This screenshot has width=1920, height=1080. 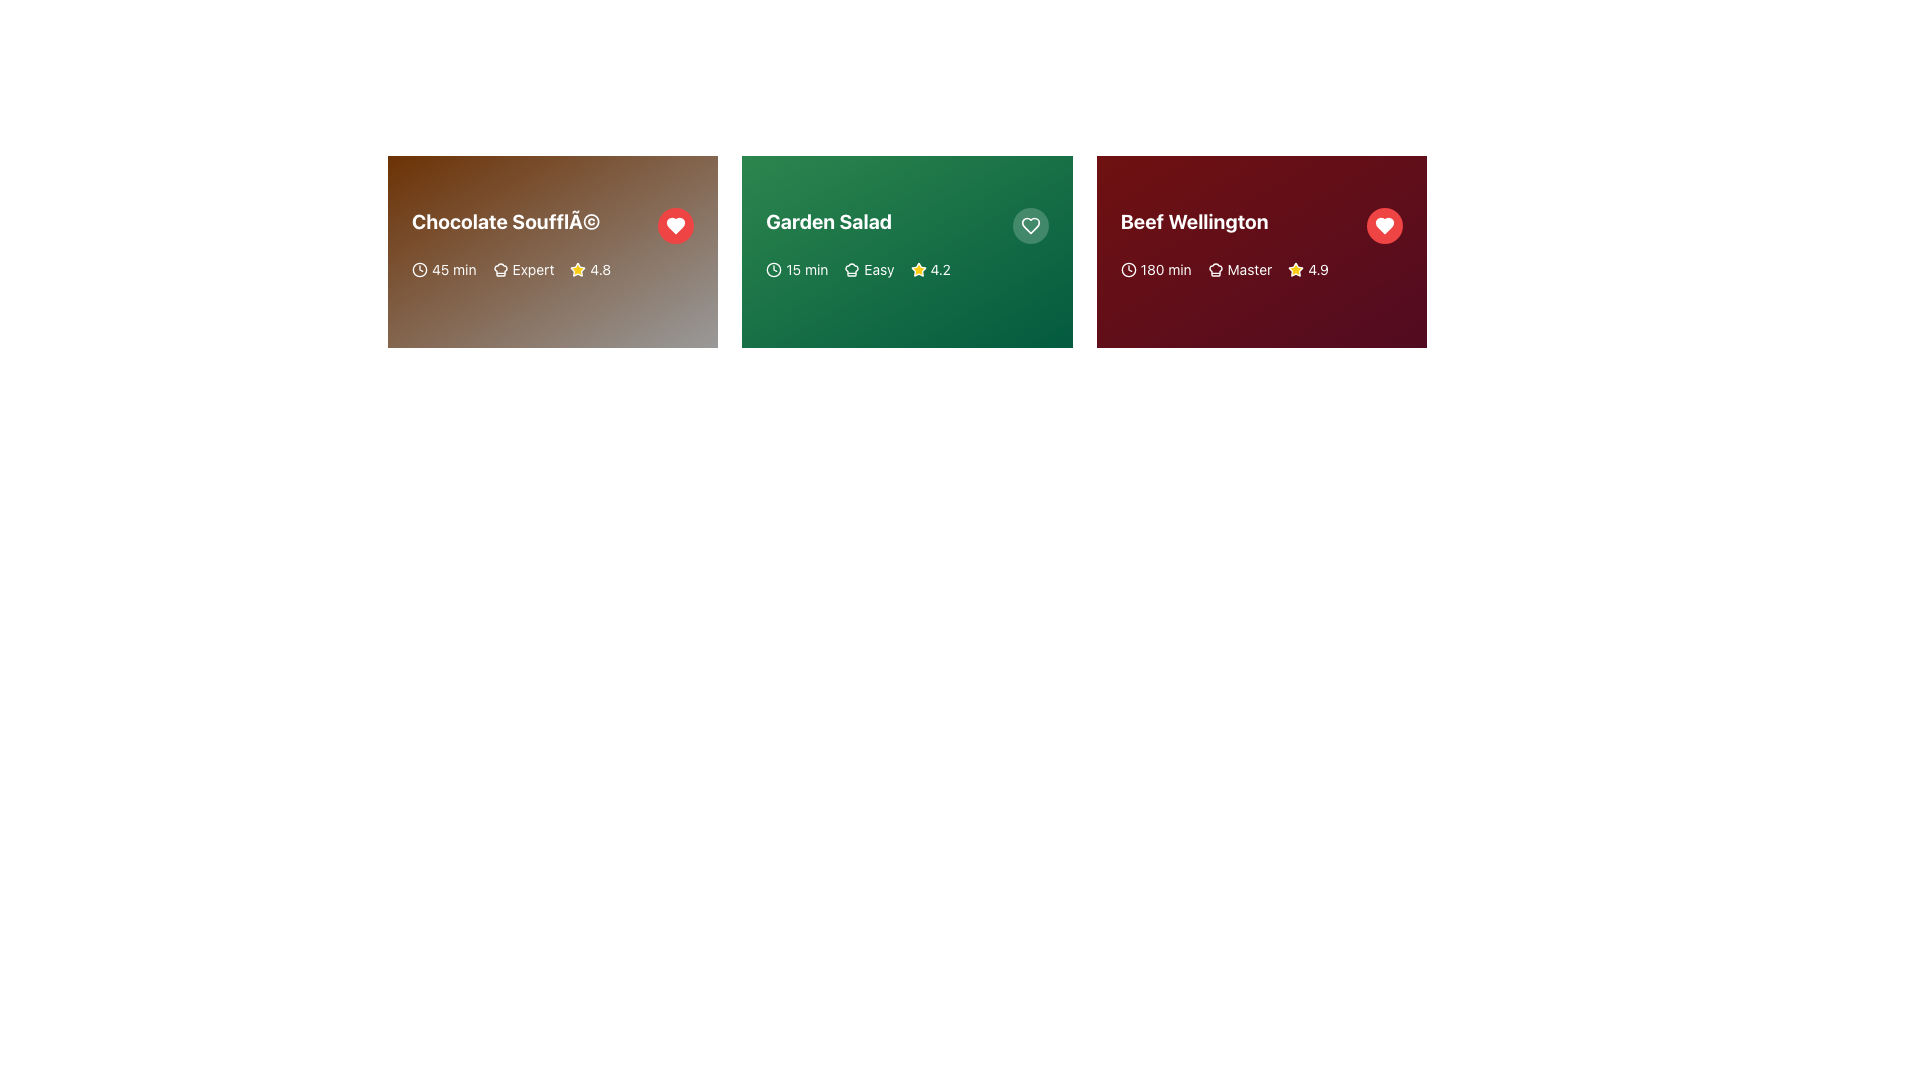 What do you see at coordinates (1384, 225) in the screenshot?
I see `the favorite button in the top-right corner of the 'Beef Wellington' card to mark it as a favorite` at bounding box center [1384, 225].